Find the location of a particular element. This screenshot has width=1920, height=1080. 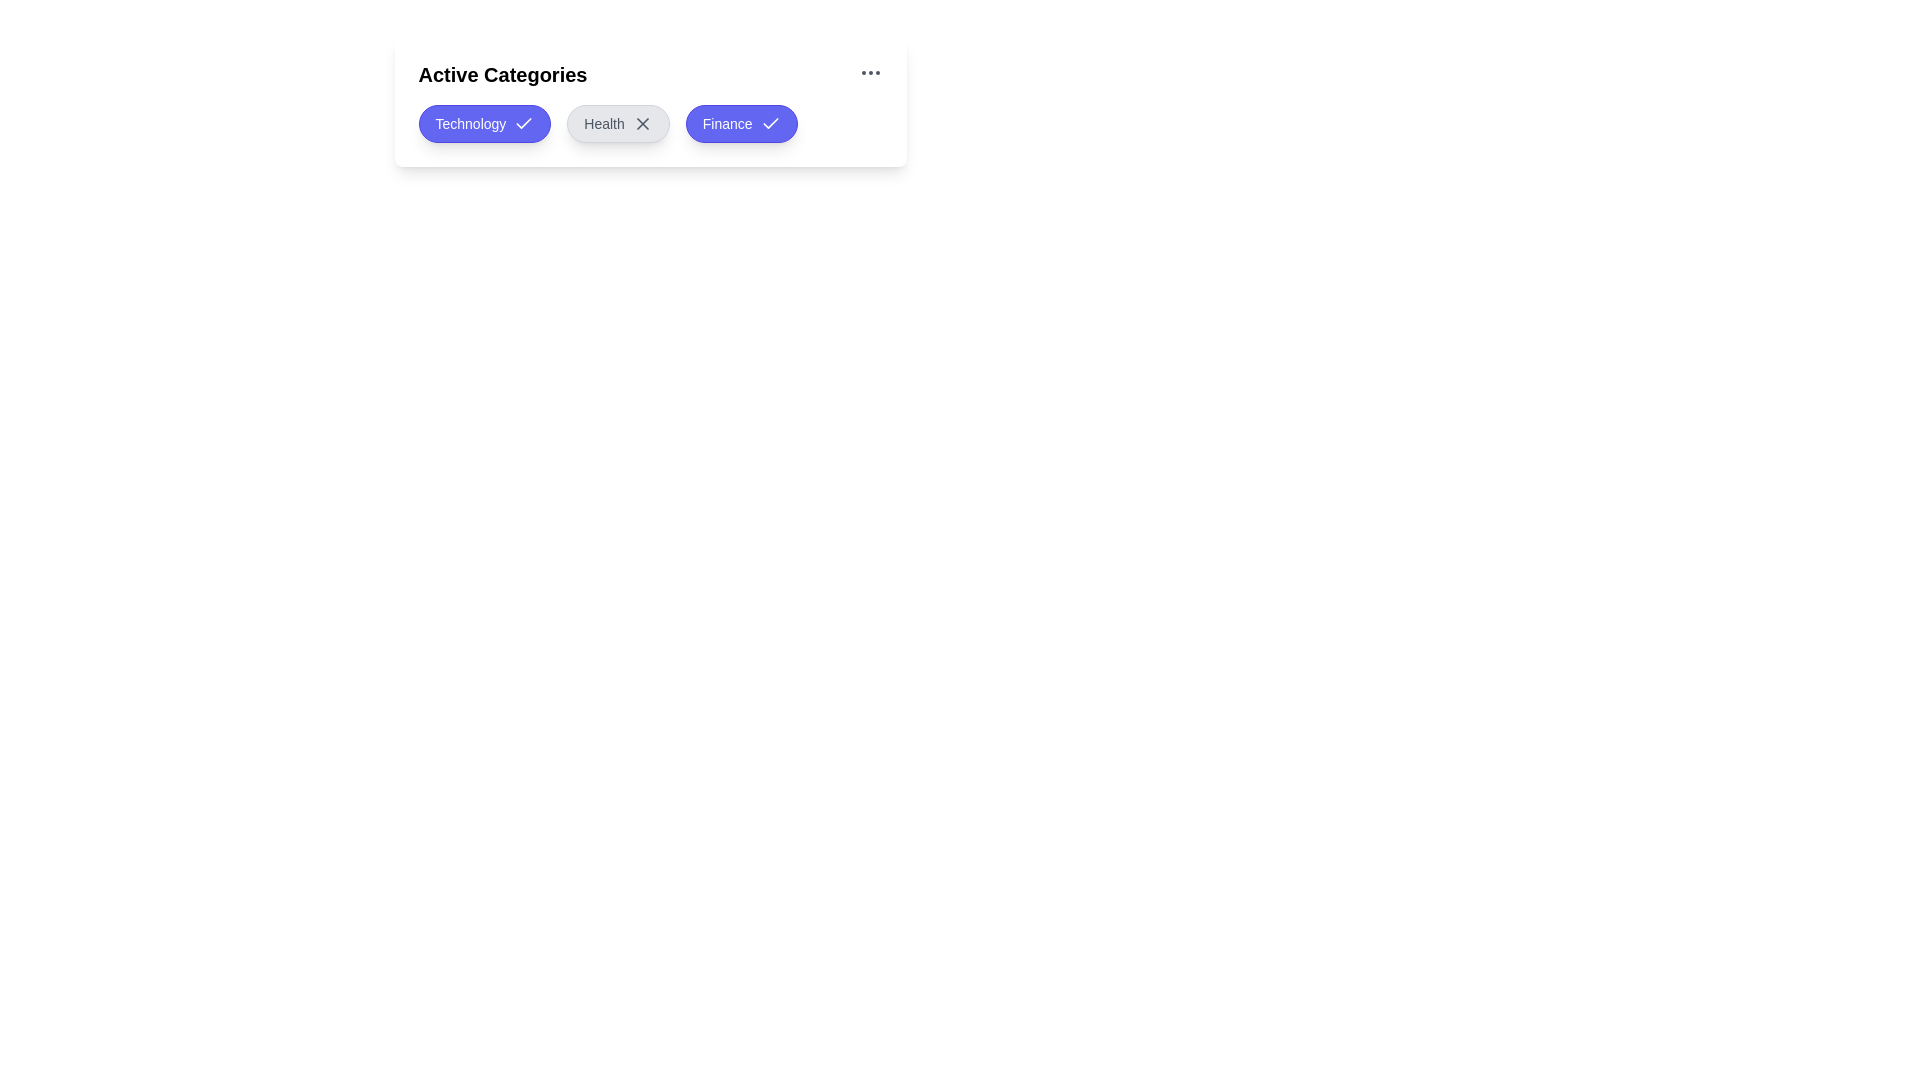

the center of the header text 'Active Categories' is located at coordinates (650, 73).